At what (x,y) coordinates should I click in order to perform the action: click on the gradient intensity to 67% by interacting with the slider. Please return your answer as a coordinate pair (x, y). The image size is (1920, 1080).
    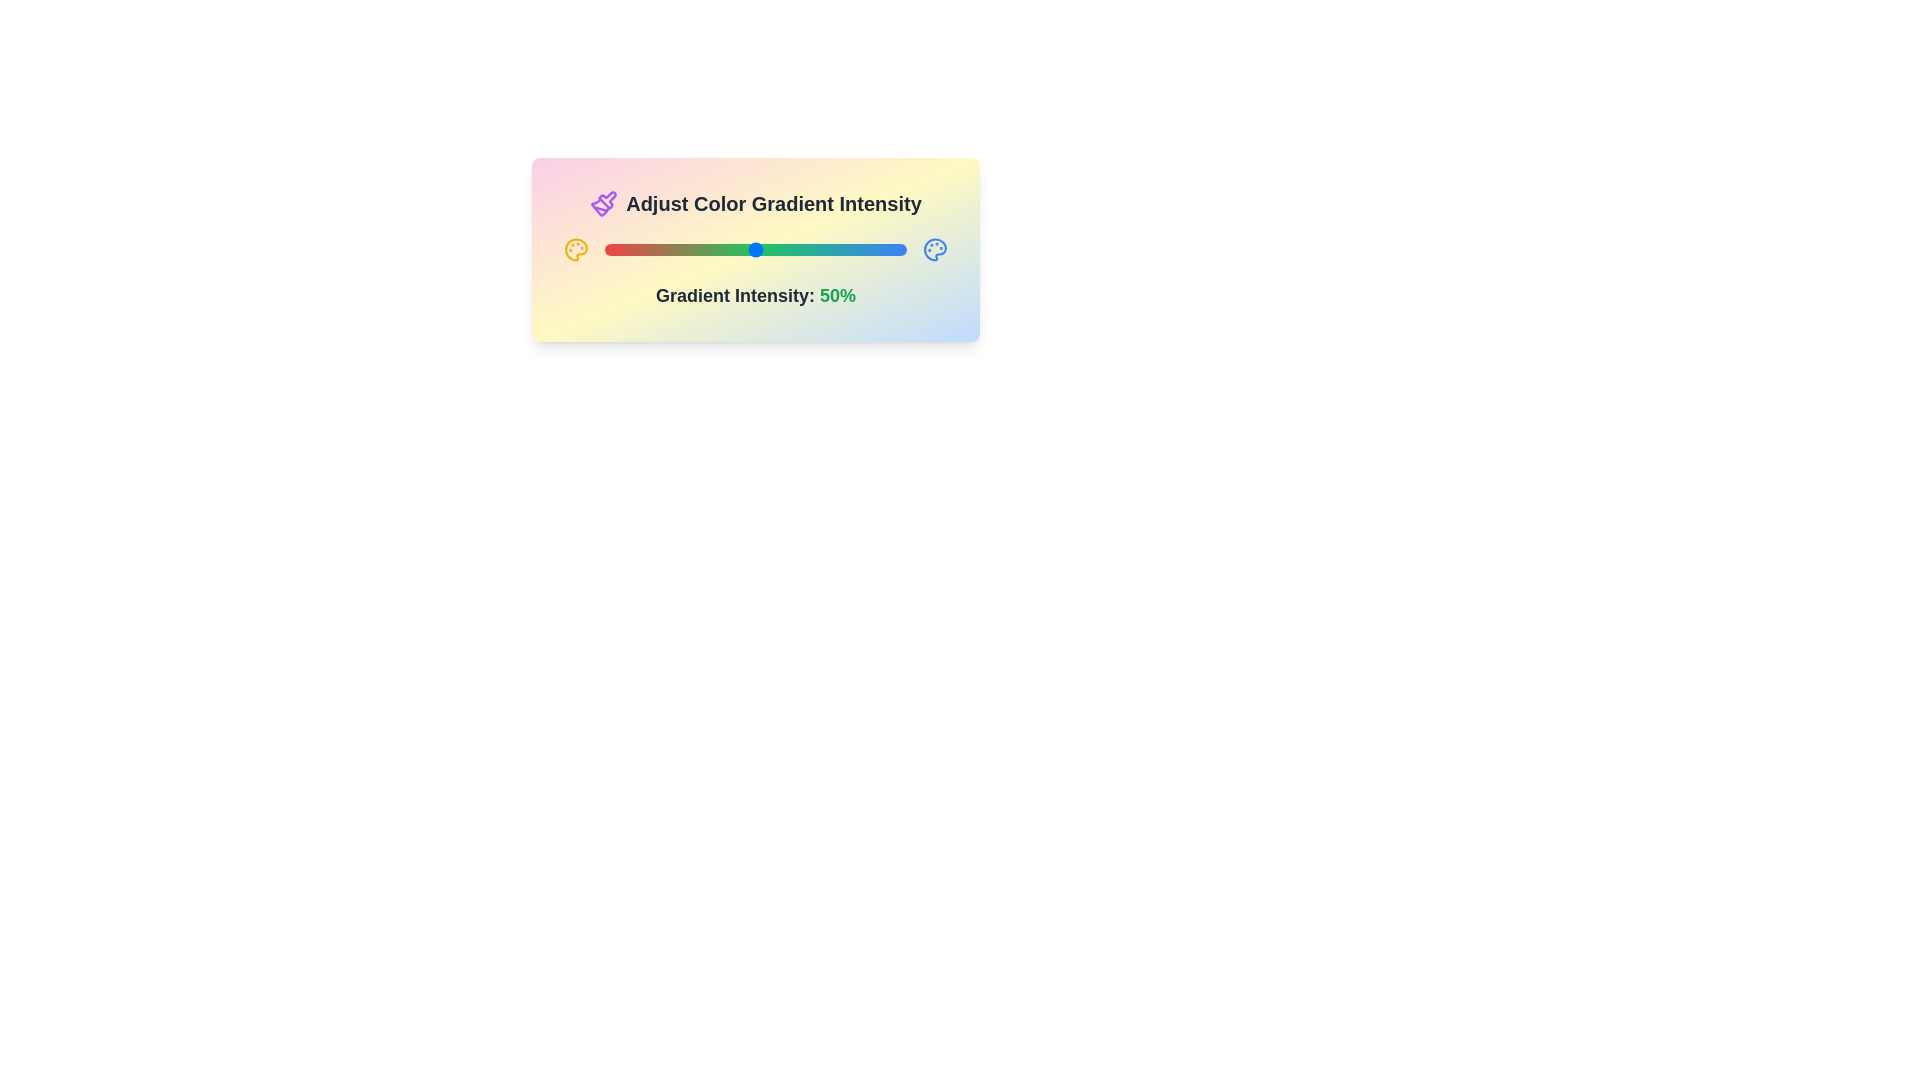
    Looking at the image, I should click on (807, 249).